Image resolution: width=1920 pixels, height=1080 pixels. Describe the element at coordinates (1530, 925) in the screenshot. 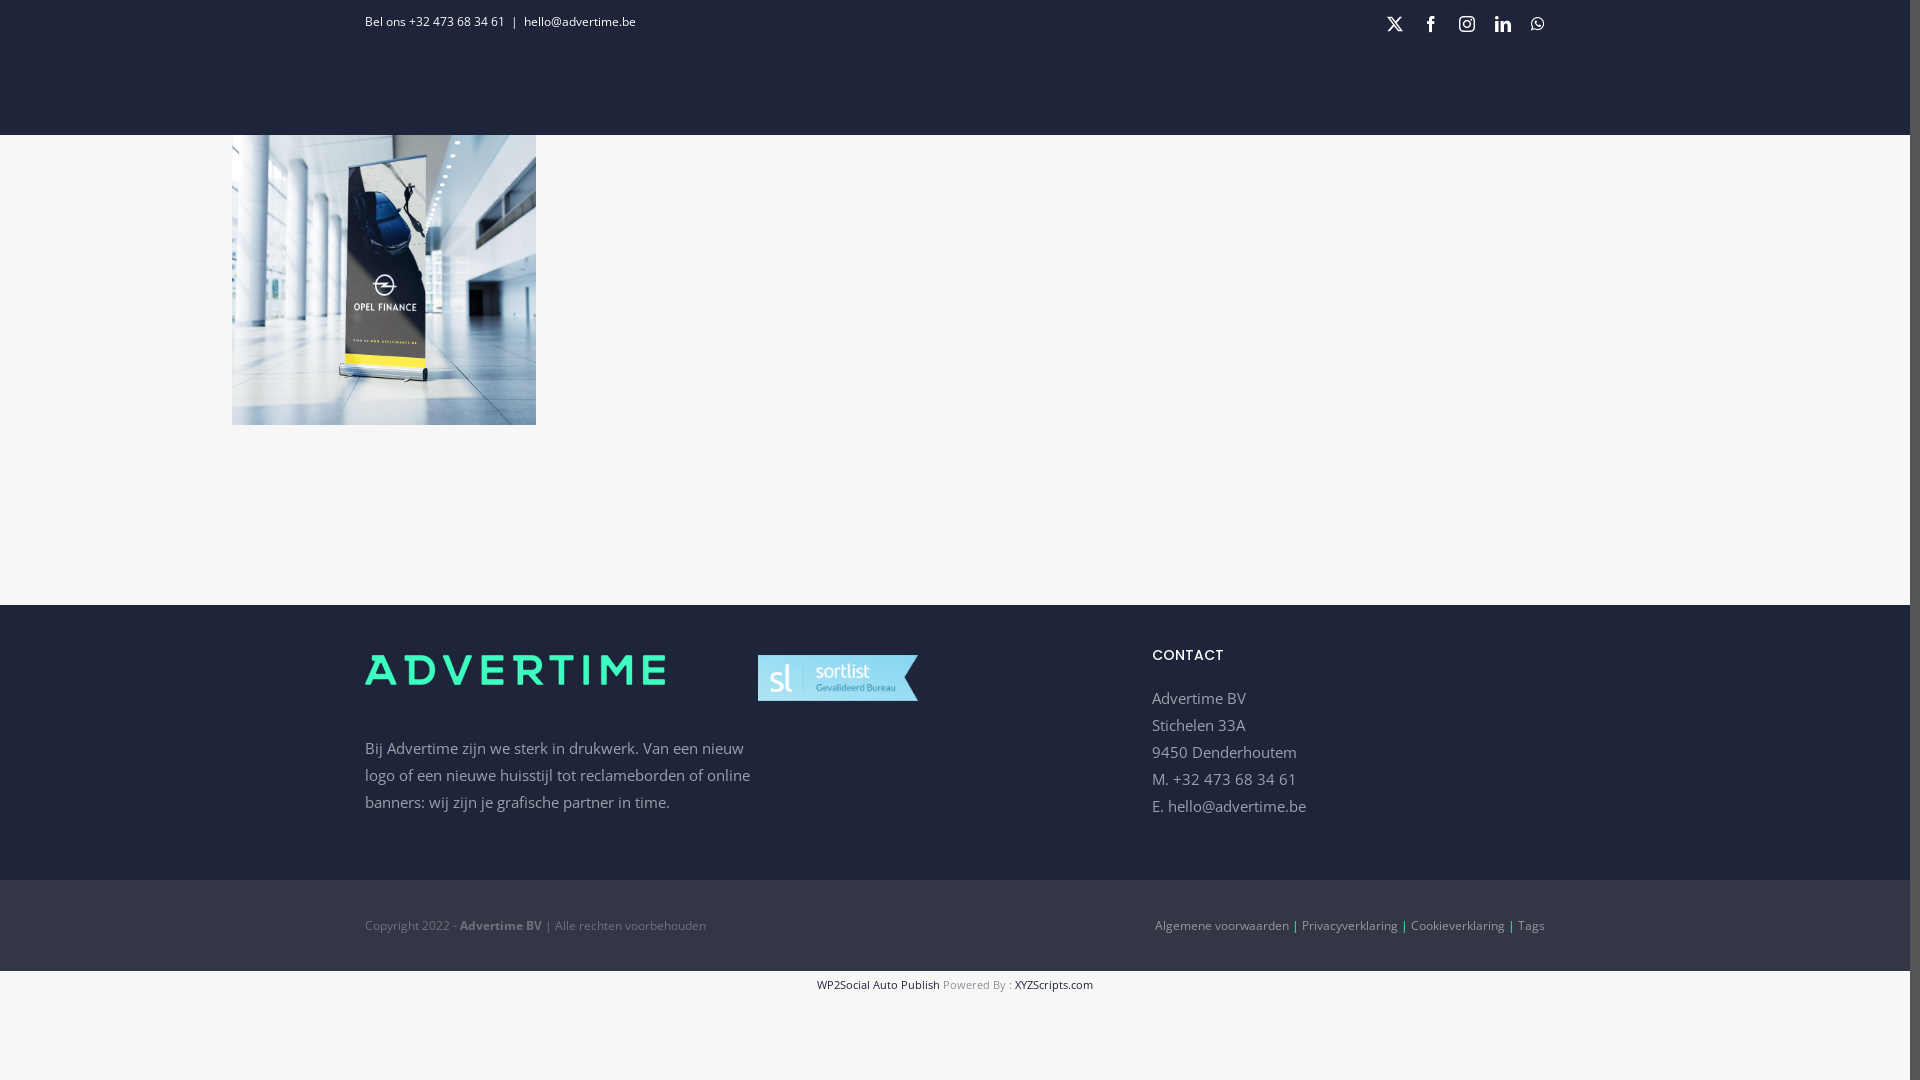

I see `'Tags'` at that location.